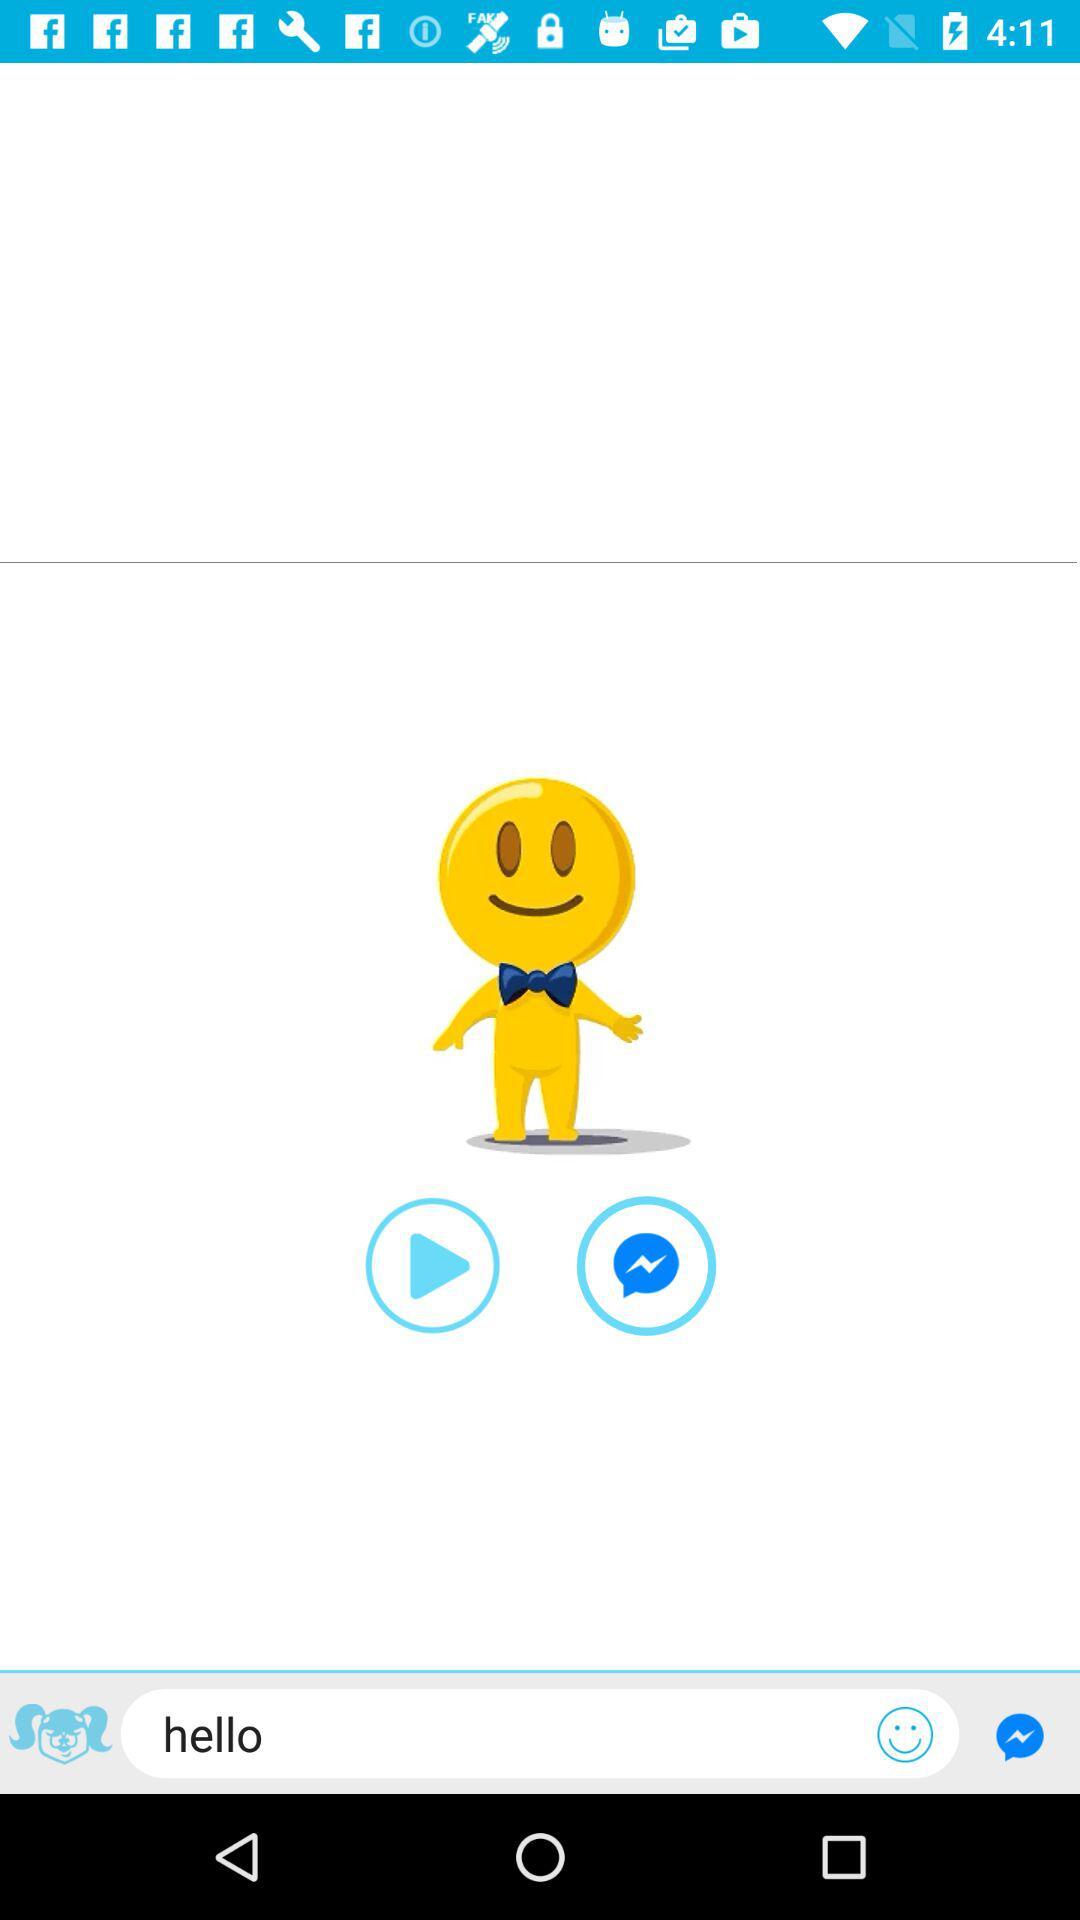 This screenshot has width=1080, height=1920. I want to click on image page, so click(59, 1736).